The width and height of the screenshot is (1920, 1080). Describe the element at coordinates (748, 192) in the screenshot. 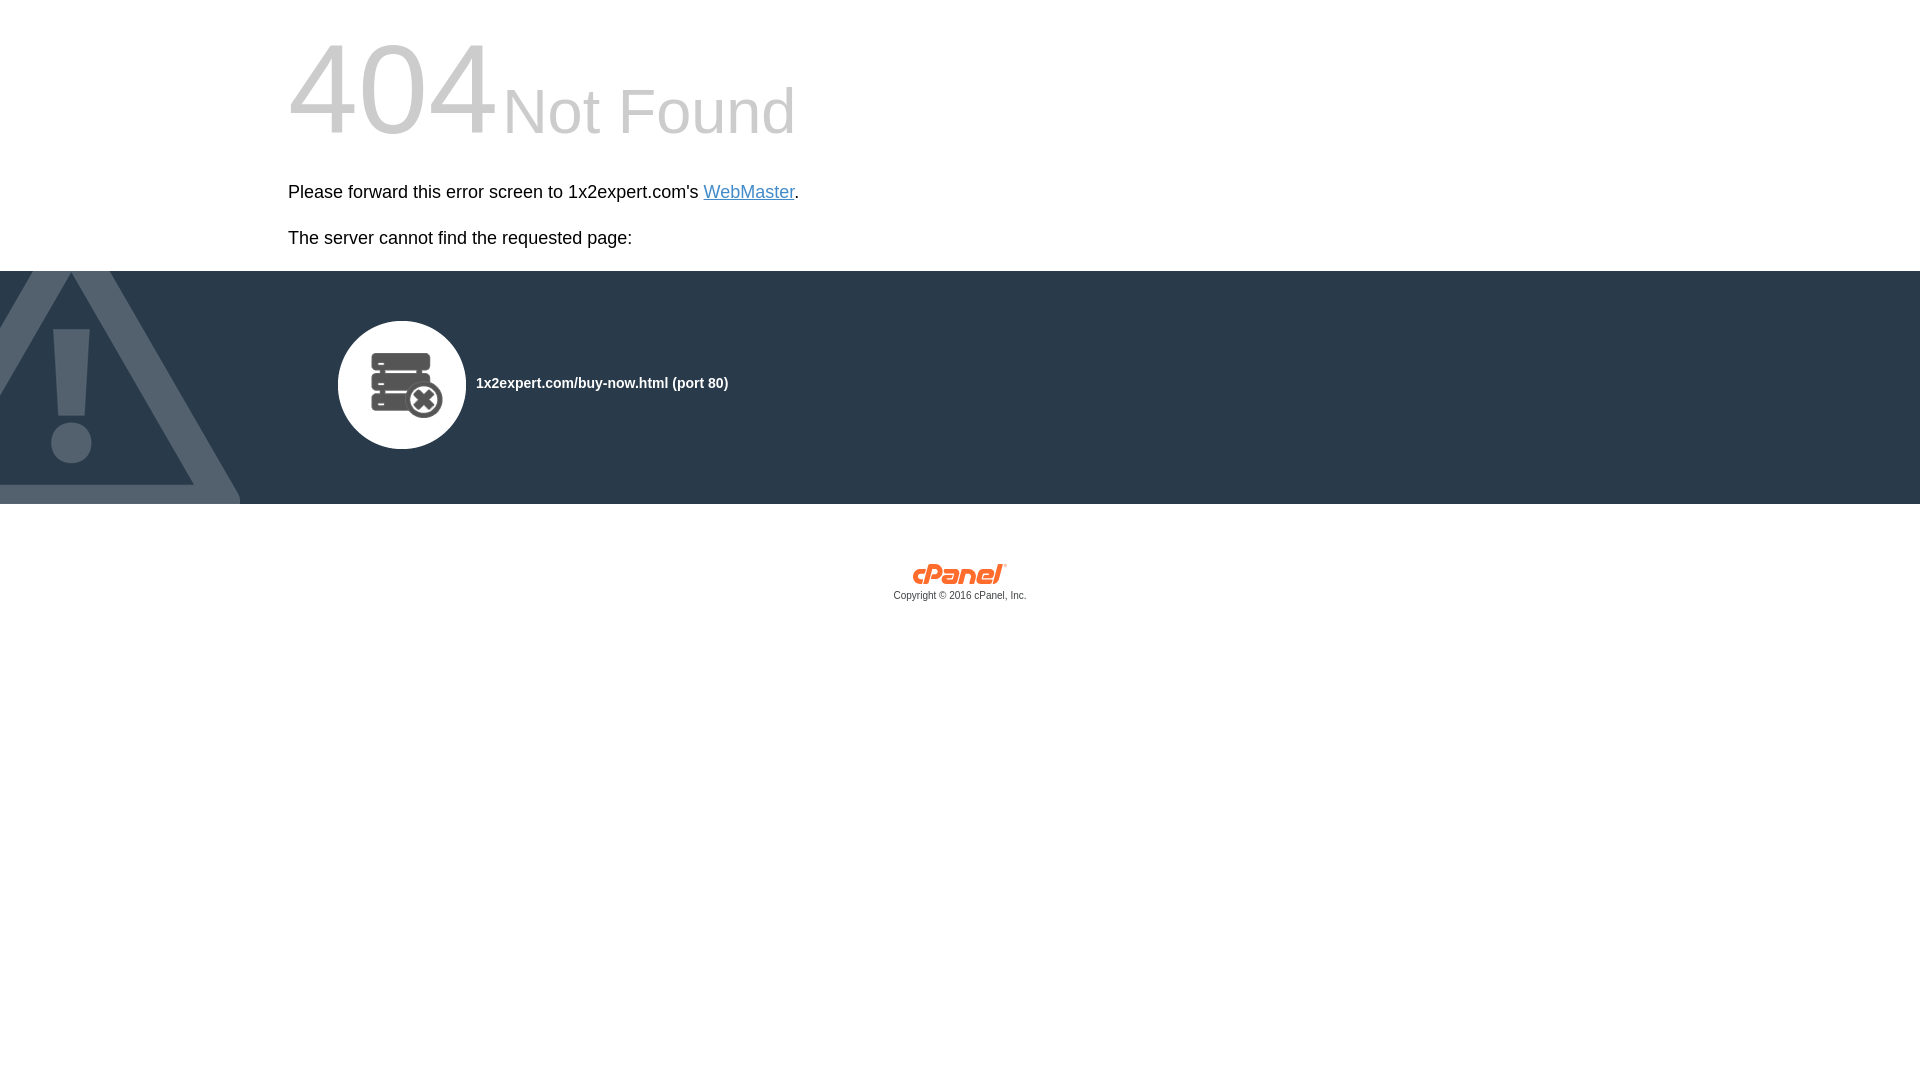

I see `'WebMaster'` at that location.